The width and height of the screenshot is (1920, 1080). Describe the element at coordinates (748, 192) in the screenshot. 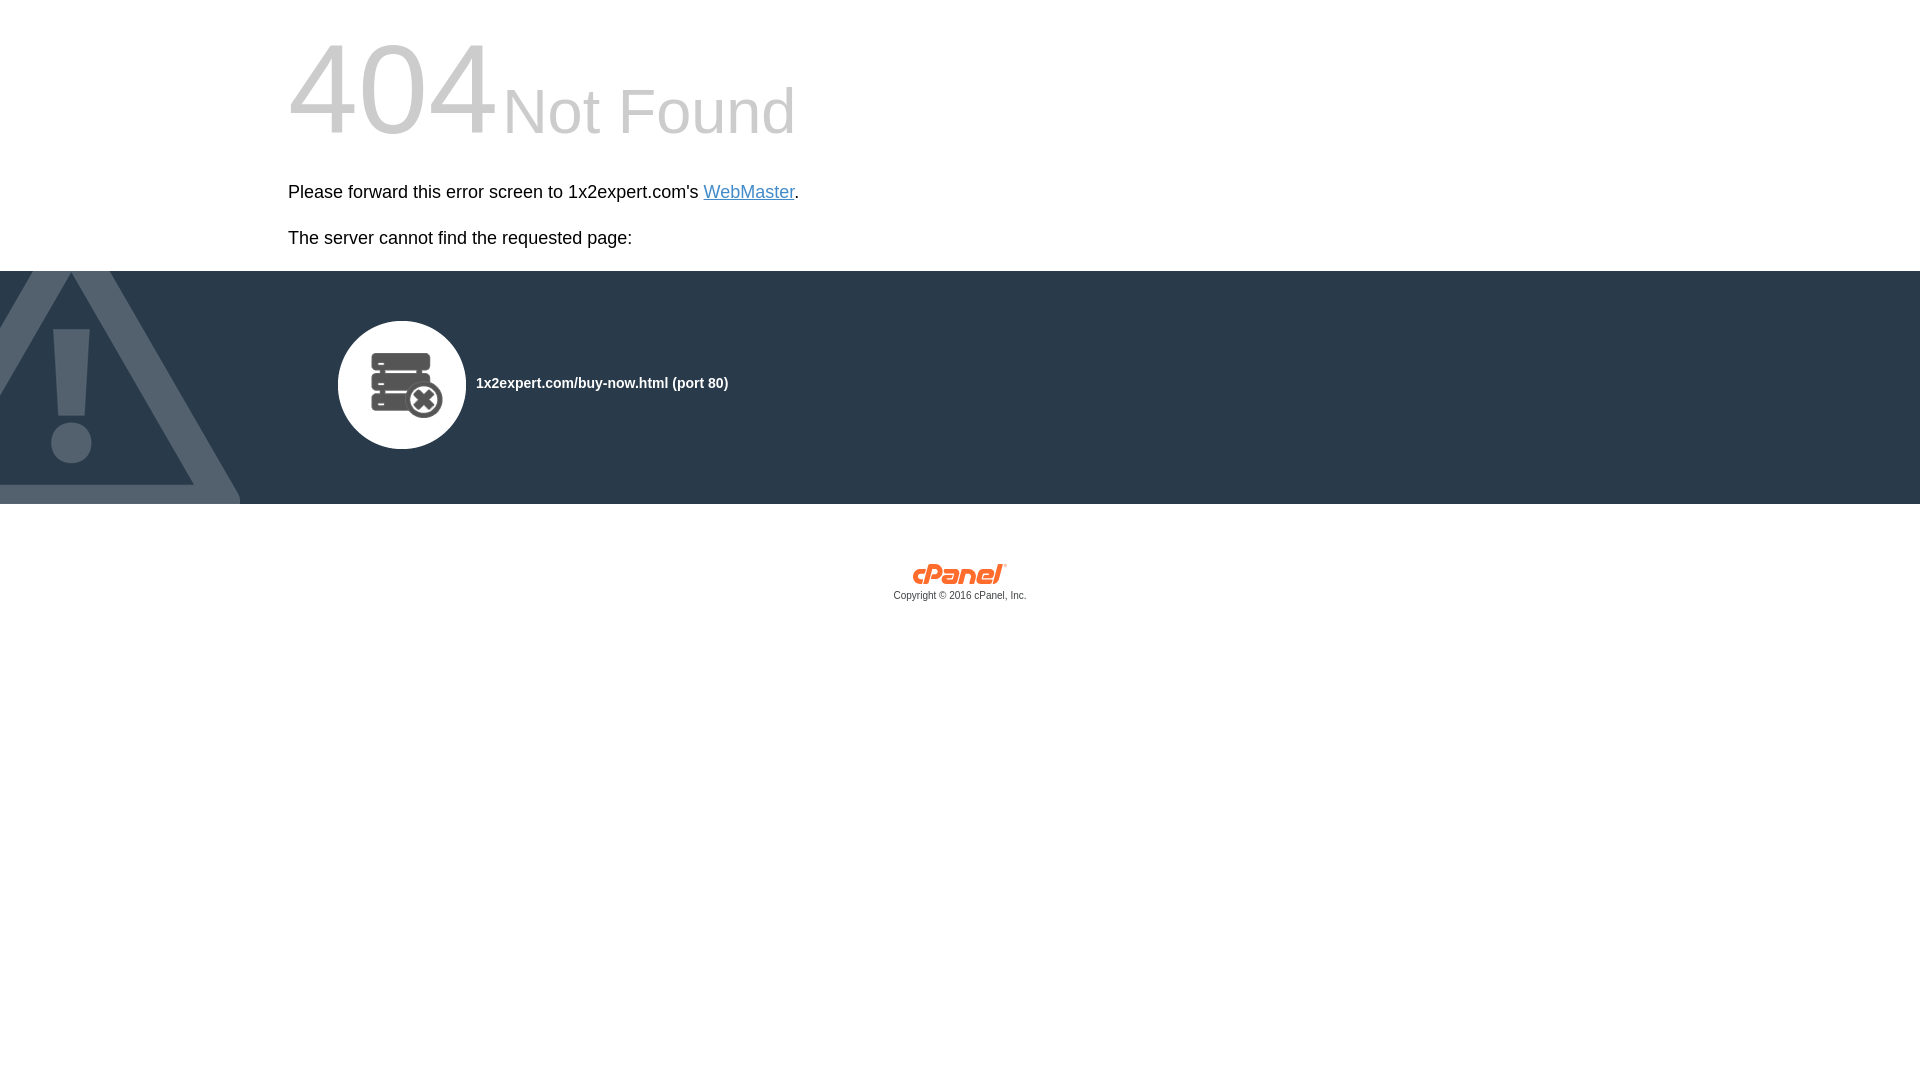

I see `'WebMaster'` at that location.